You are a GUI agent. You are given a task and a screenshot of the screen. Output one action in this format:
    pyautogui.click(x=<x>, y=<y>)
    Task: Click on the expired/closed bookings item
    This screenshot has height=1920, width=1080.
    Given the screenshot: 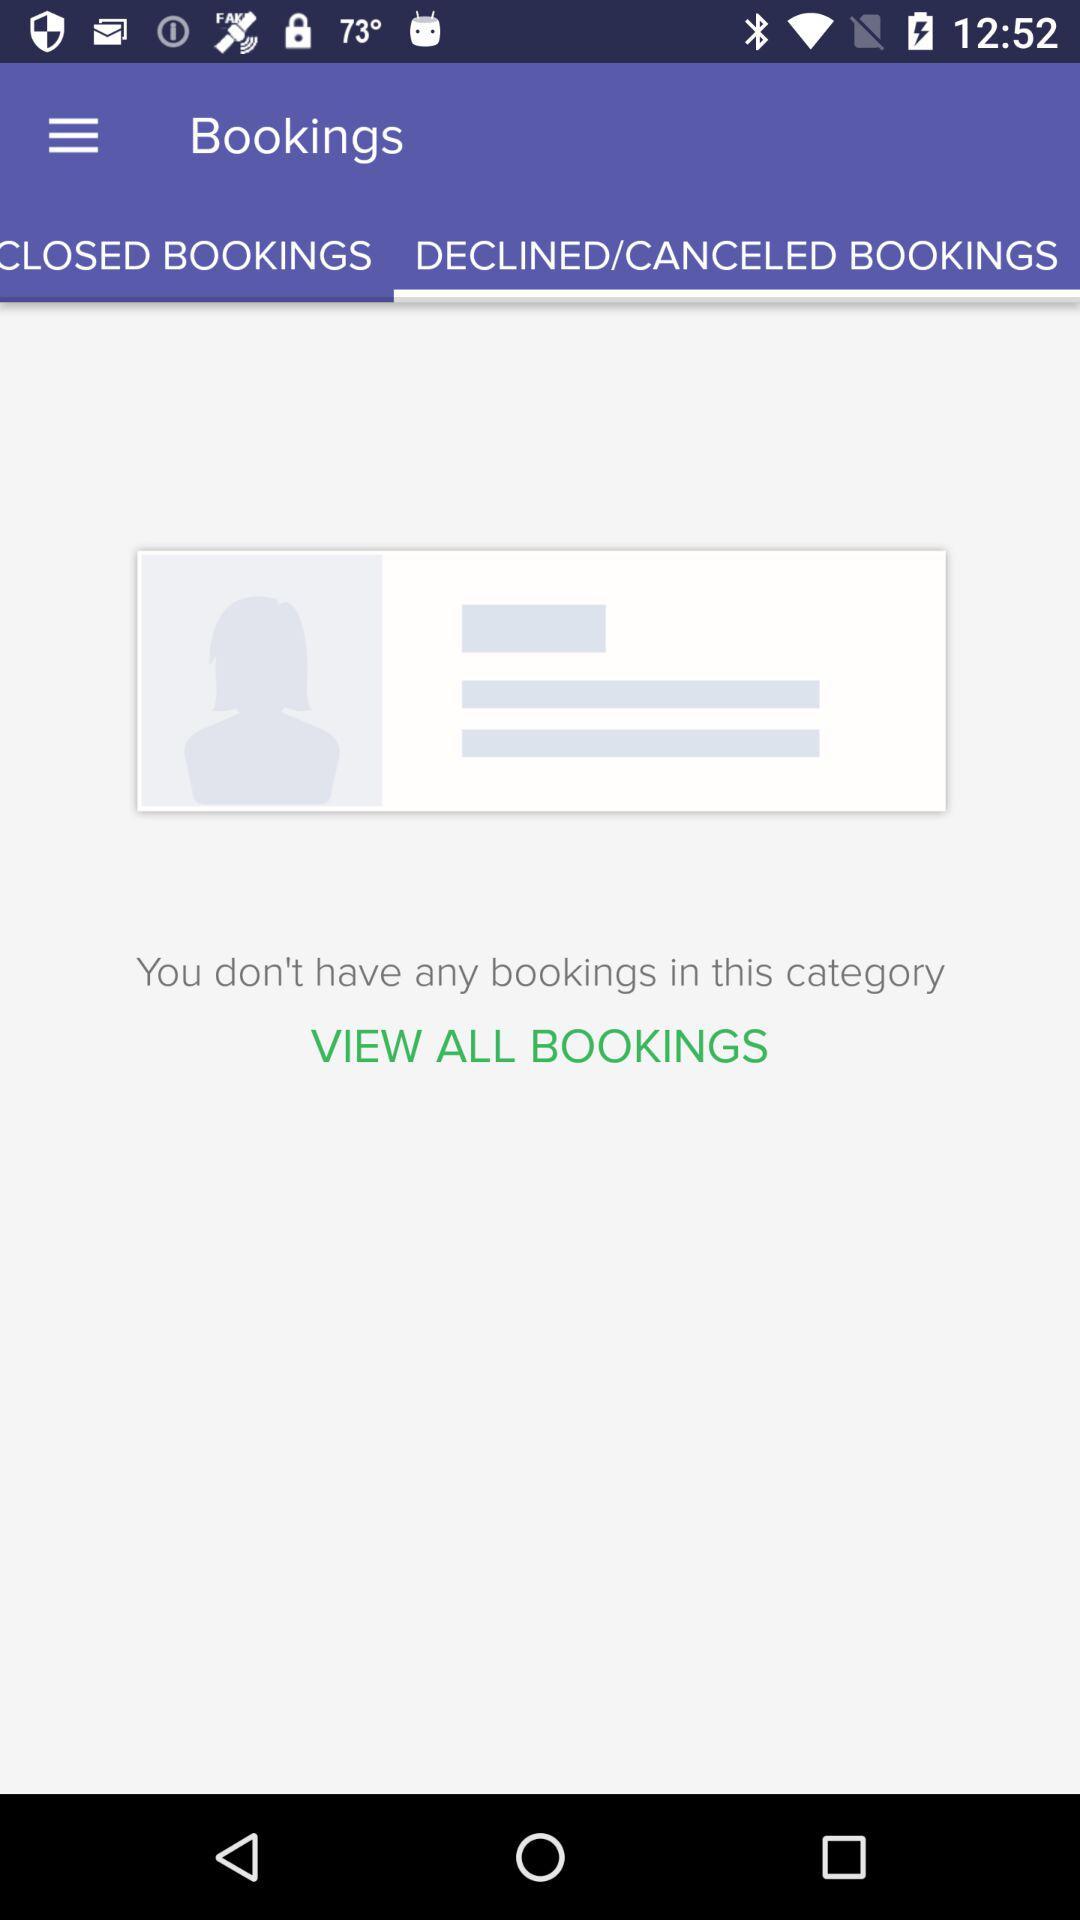 What is the action you would take?
    pyautogui.click(x=196, y=255)
    